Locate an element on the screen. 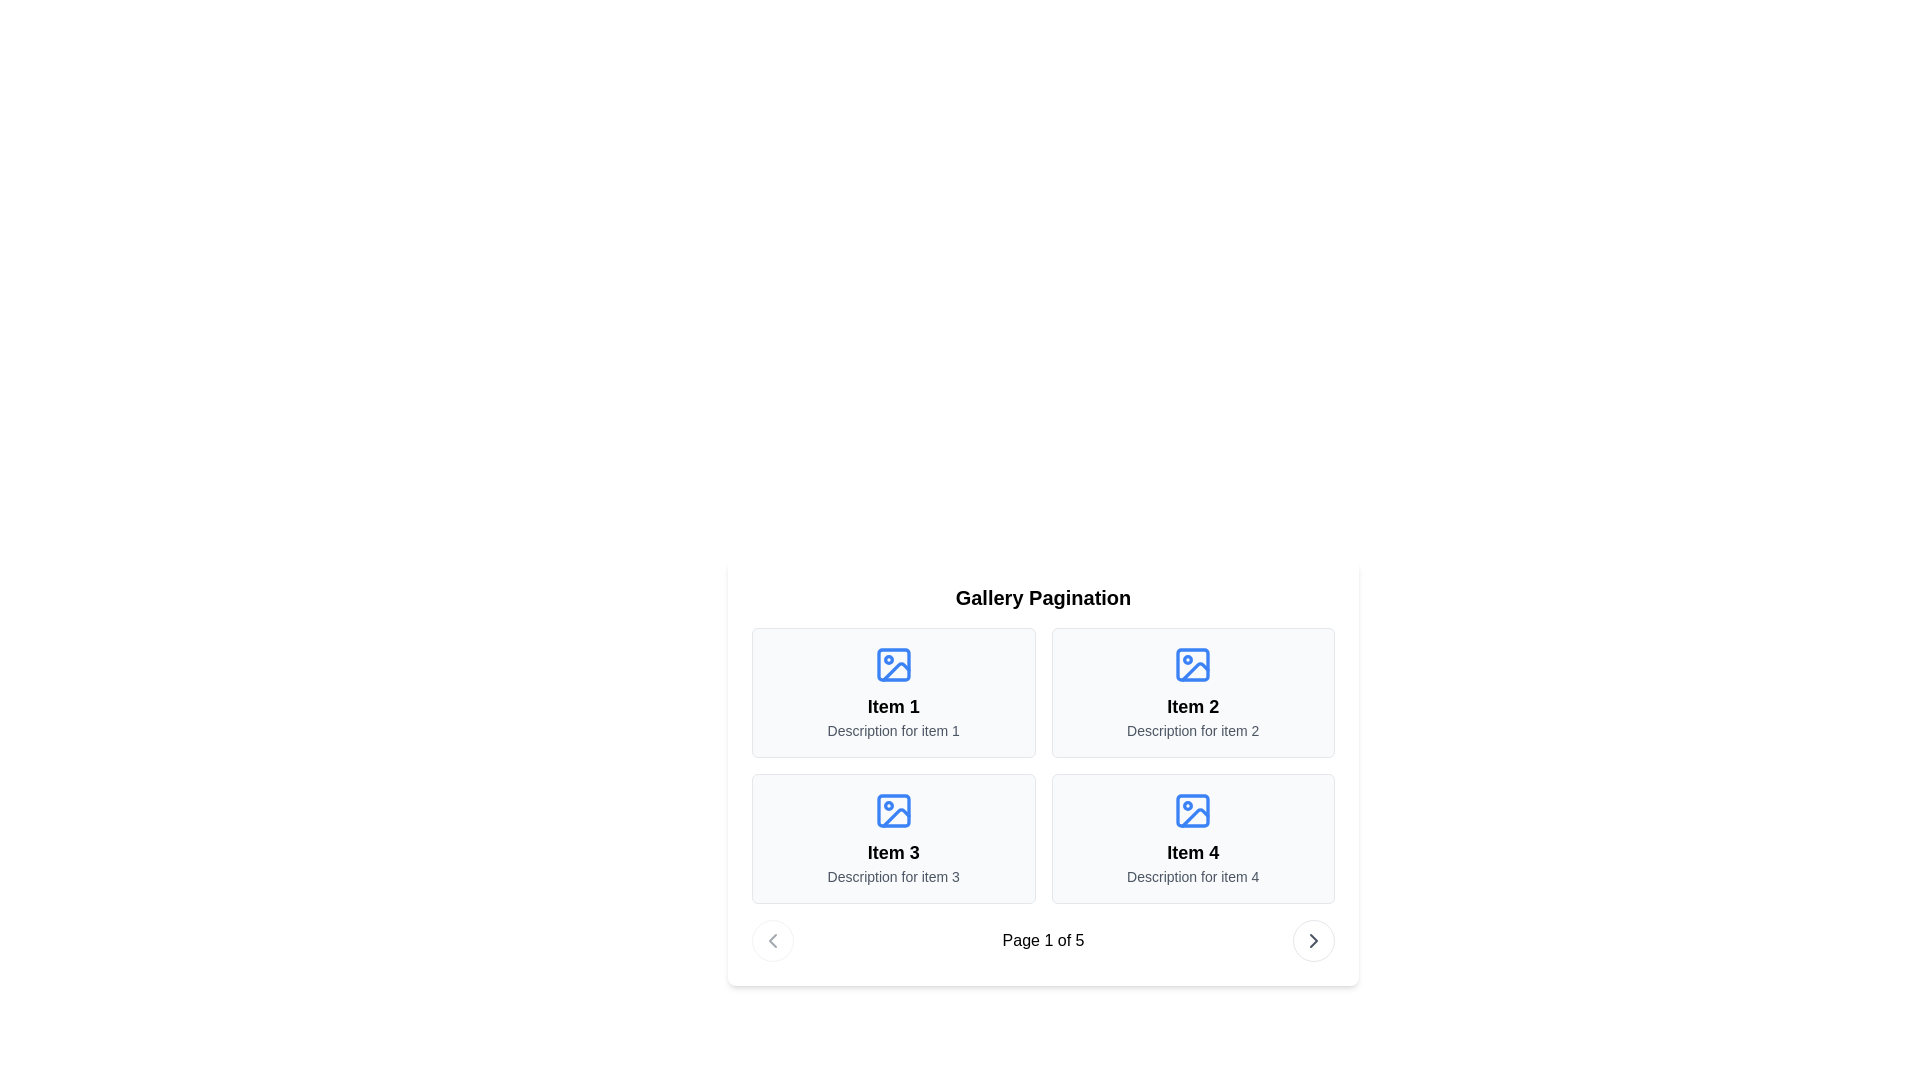  label 'Item 1' which is a bold, black text element located in the top-left cell of a 2x2 grid structure, positioned above the description 'Description for item 1' is located at coordinates (892, 705).